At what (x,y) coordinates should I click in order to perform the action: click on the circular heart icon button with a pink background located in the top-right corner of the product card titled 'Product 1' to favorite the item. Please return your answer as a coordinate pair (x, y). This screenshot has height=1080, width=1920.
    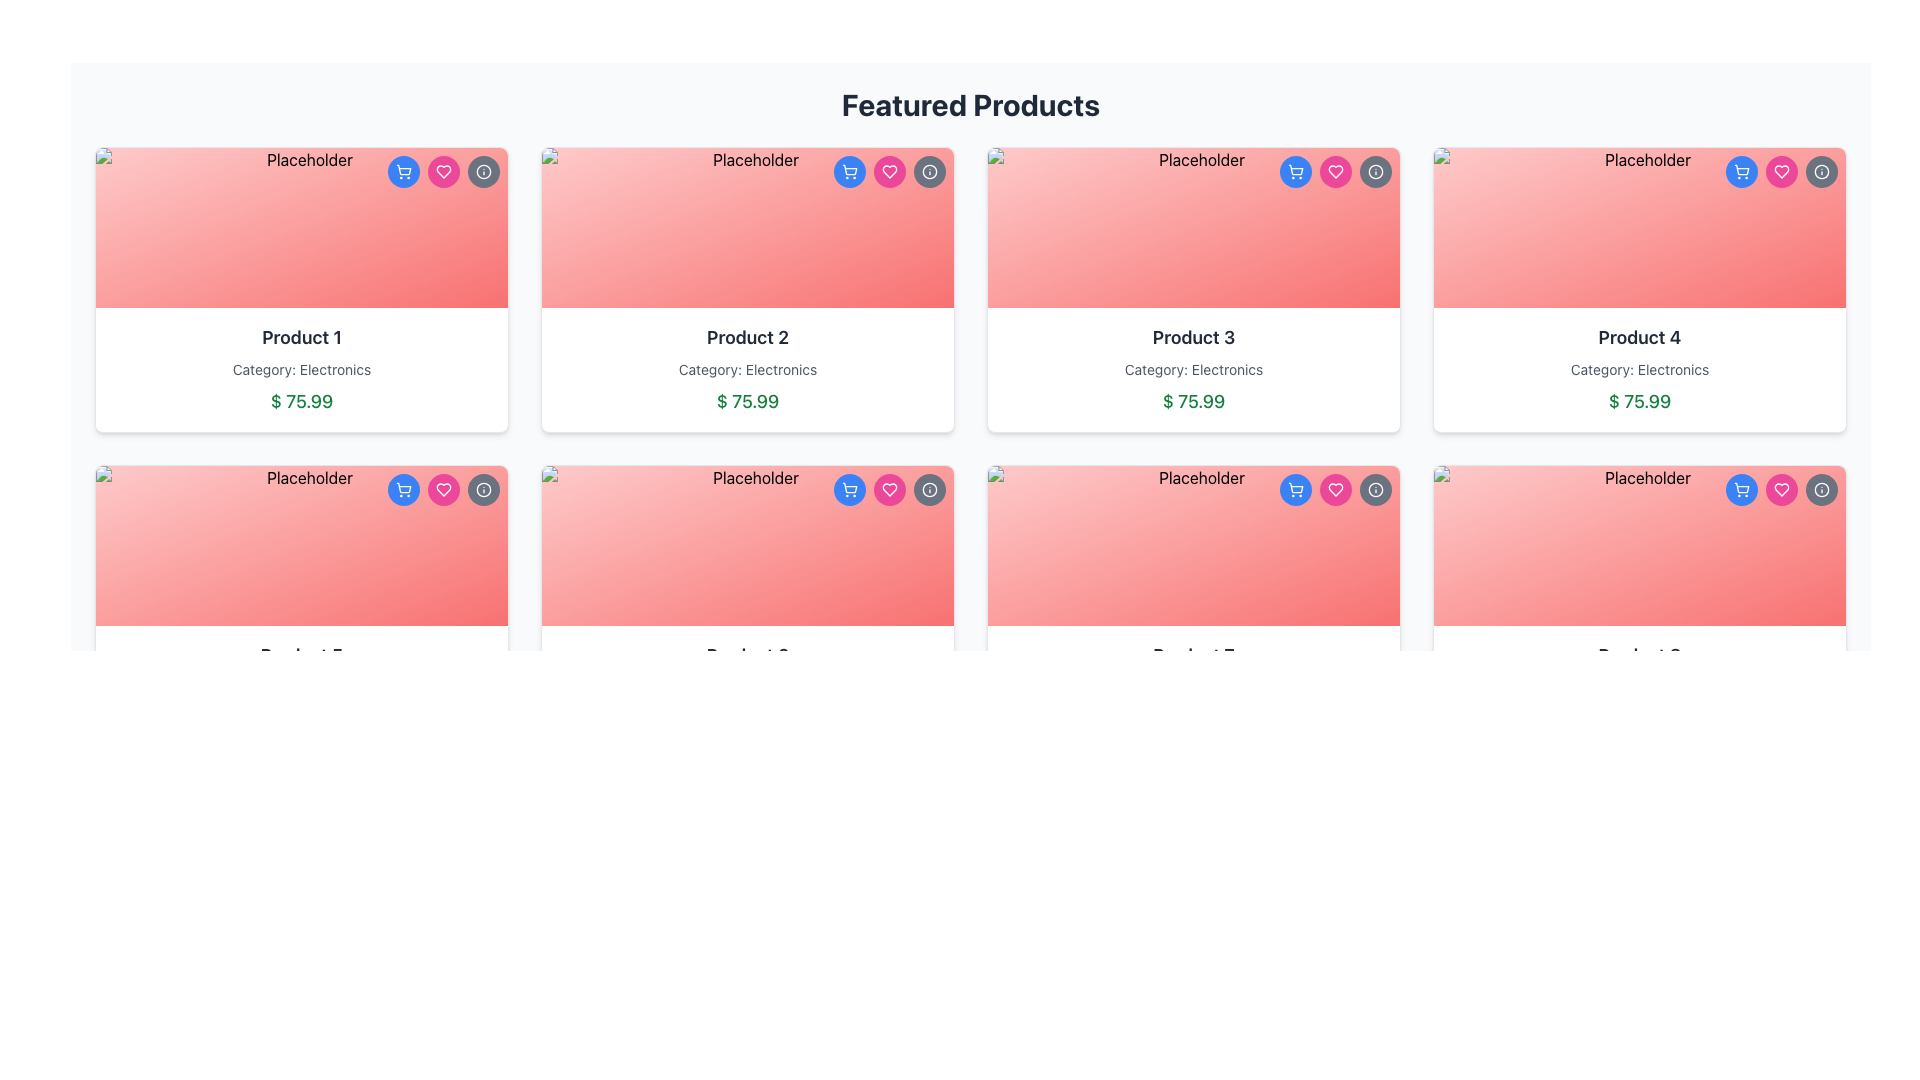
    Looking at the image, I should click on (443, 171).